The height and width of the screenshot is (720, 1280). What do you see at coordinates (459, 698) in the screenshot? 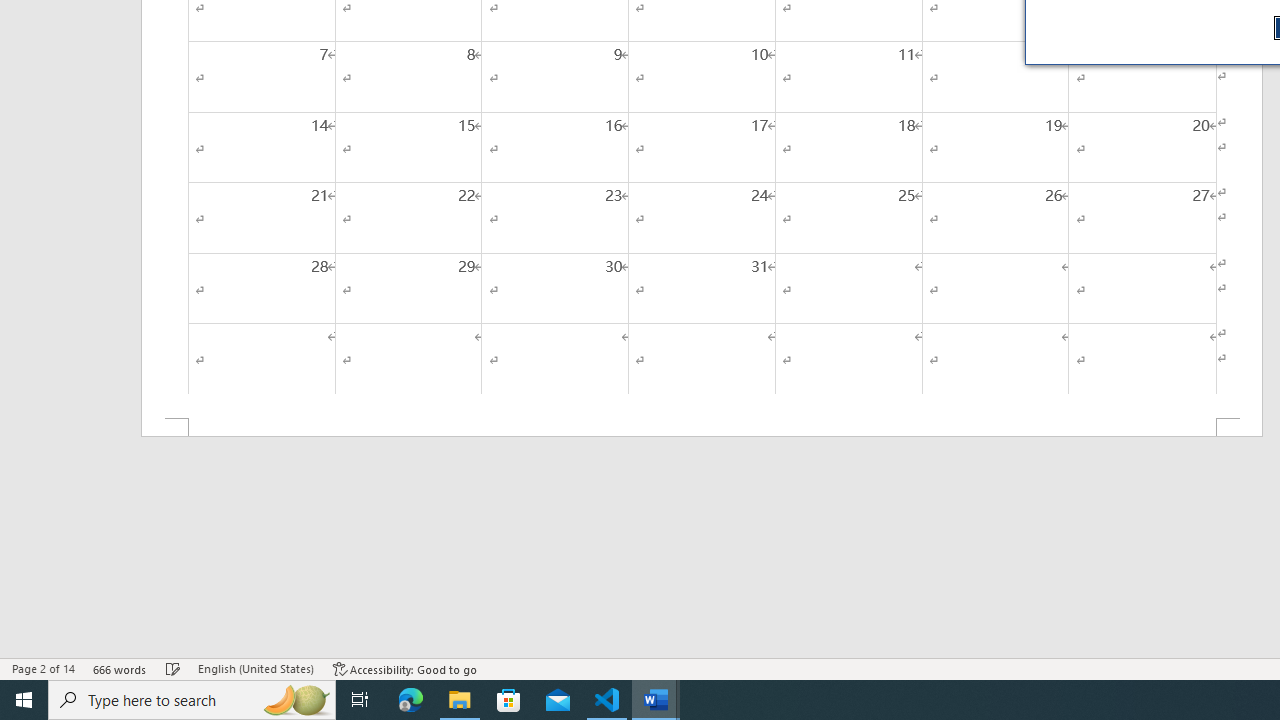
I see `'File Explorer - 1 running window'` at bounding box center [459, 698].